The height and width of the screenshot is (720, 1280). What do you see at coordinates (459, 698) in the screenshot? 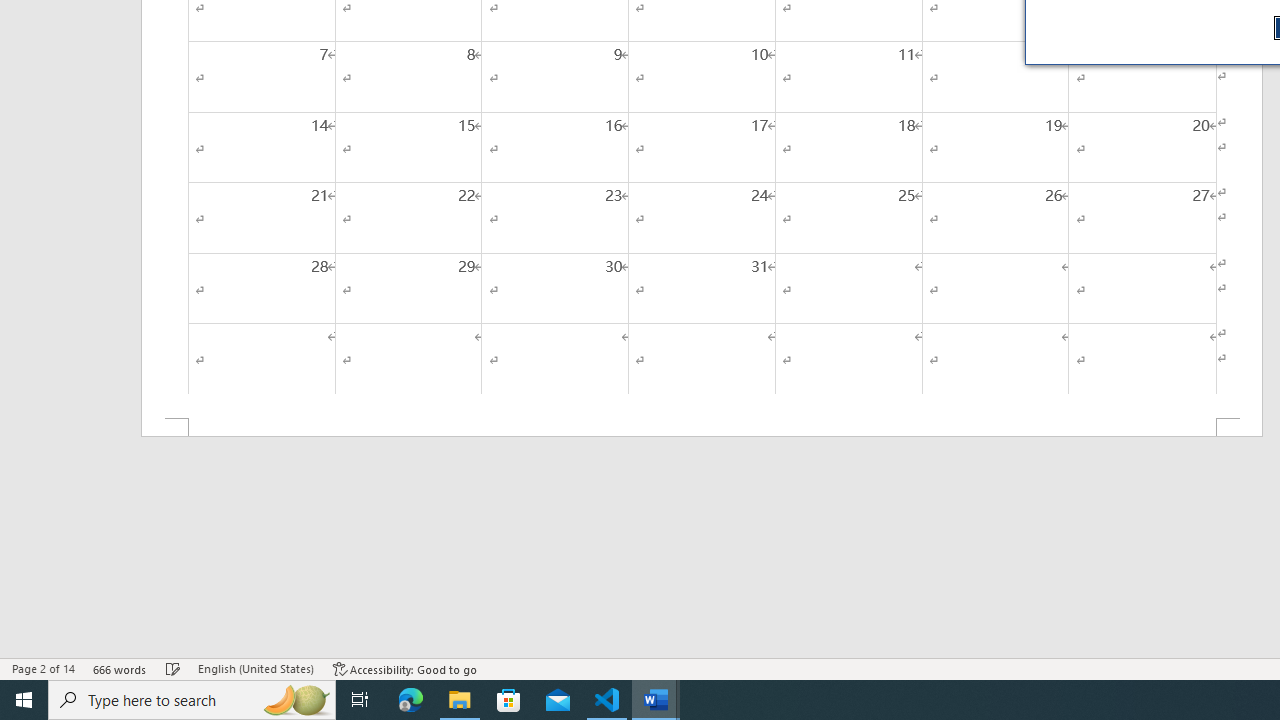
I see `'File Explorer - 1 running window'` at bounding box center [459, 698].